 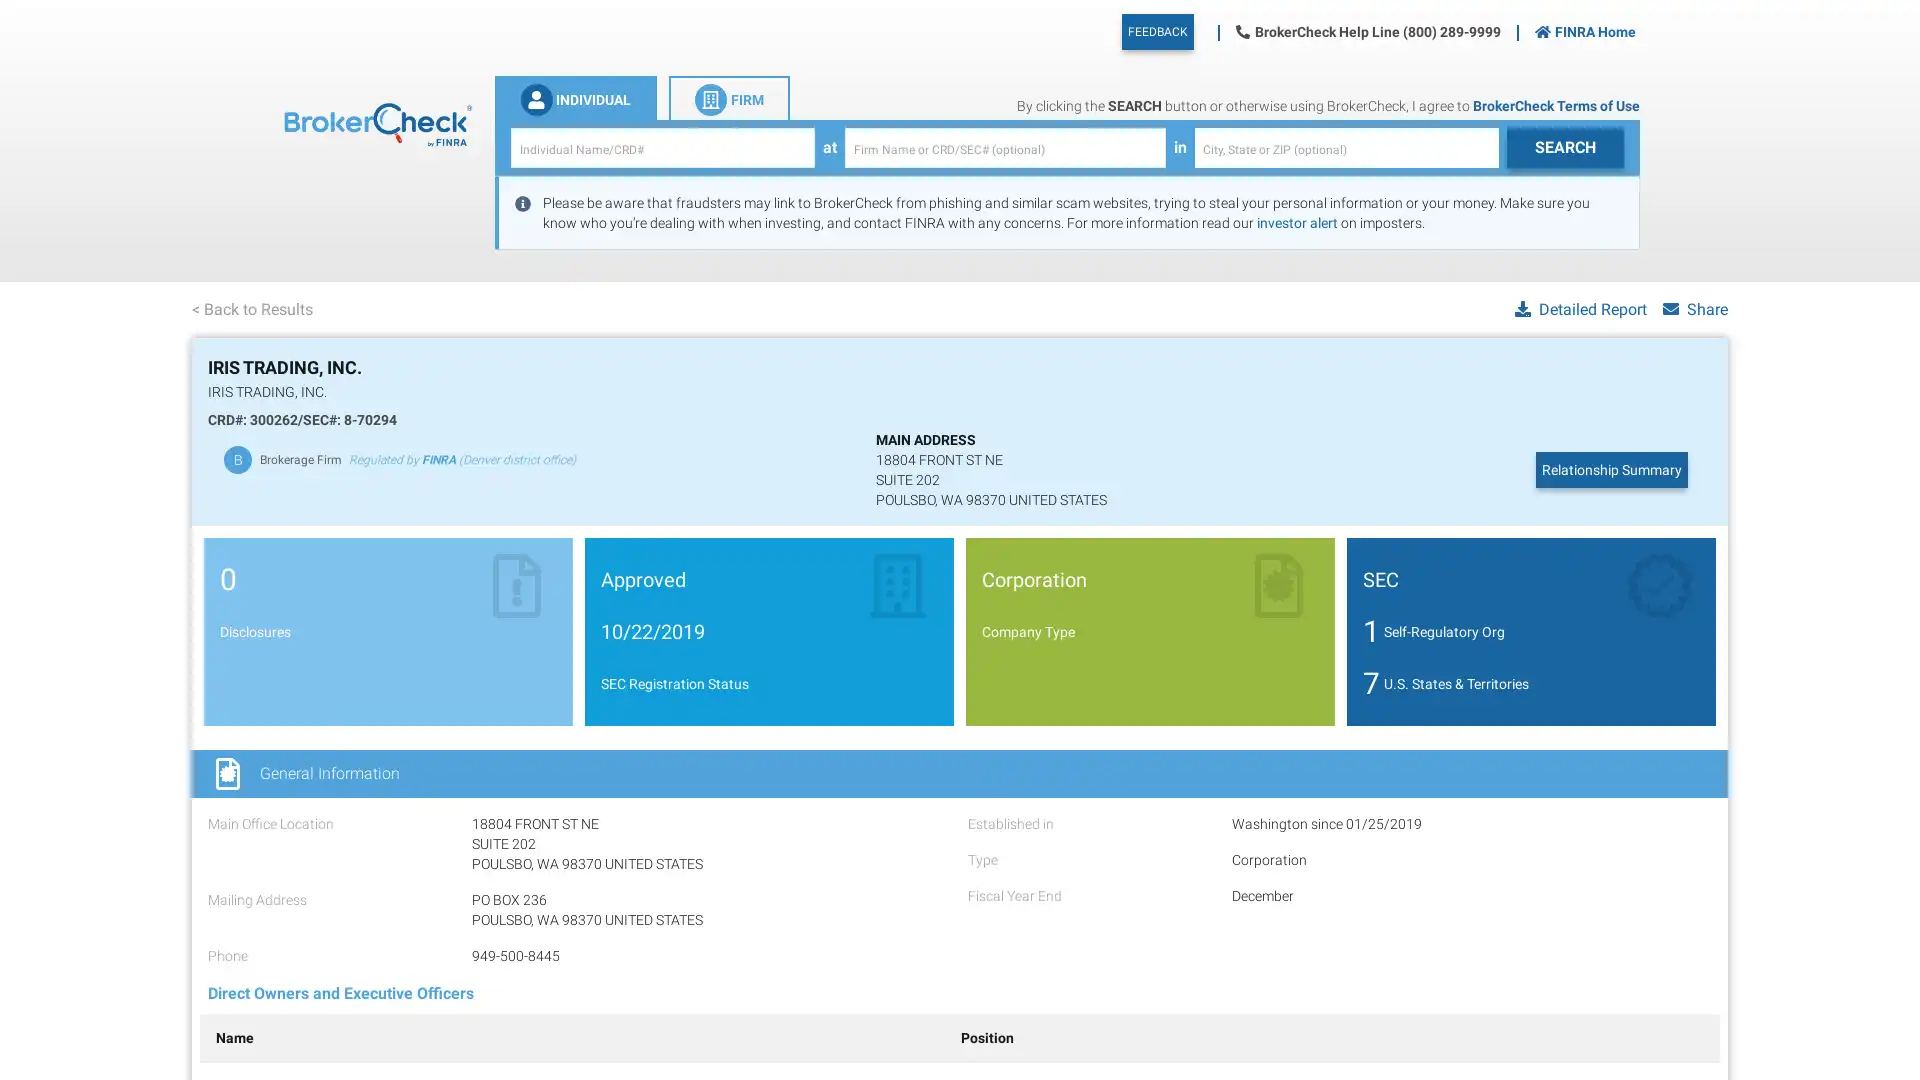 What do you see at coordinates (1718, 146) in the screenshot?
I see `FirmSearch` at bounding box center [1718, 146].